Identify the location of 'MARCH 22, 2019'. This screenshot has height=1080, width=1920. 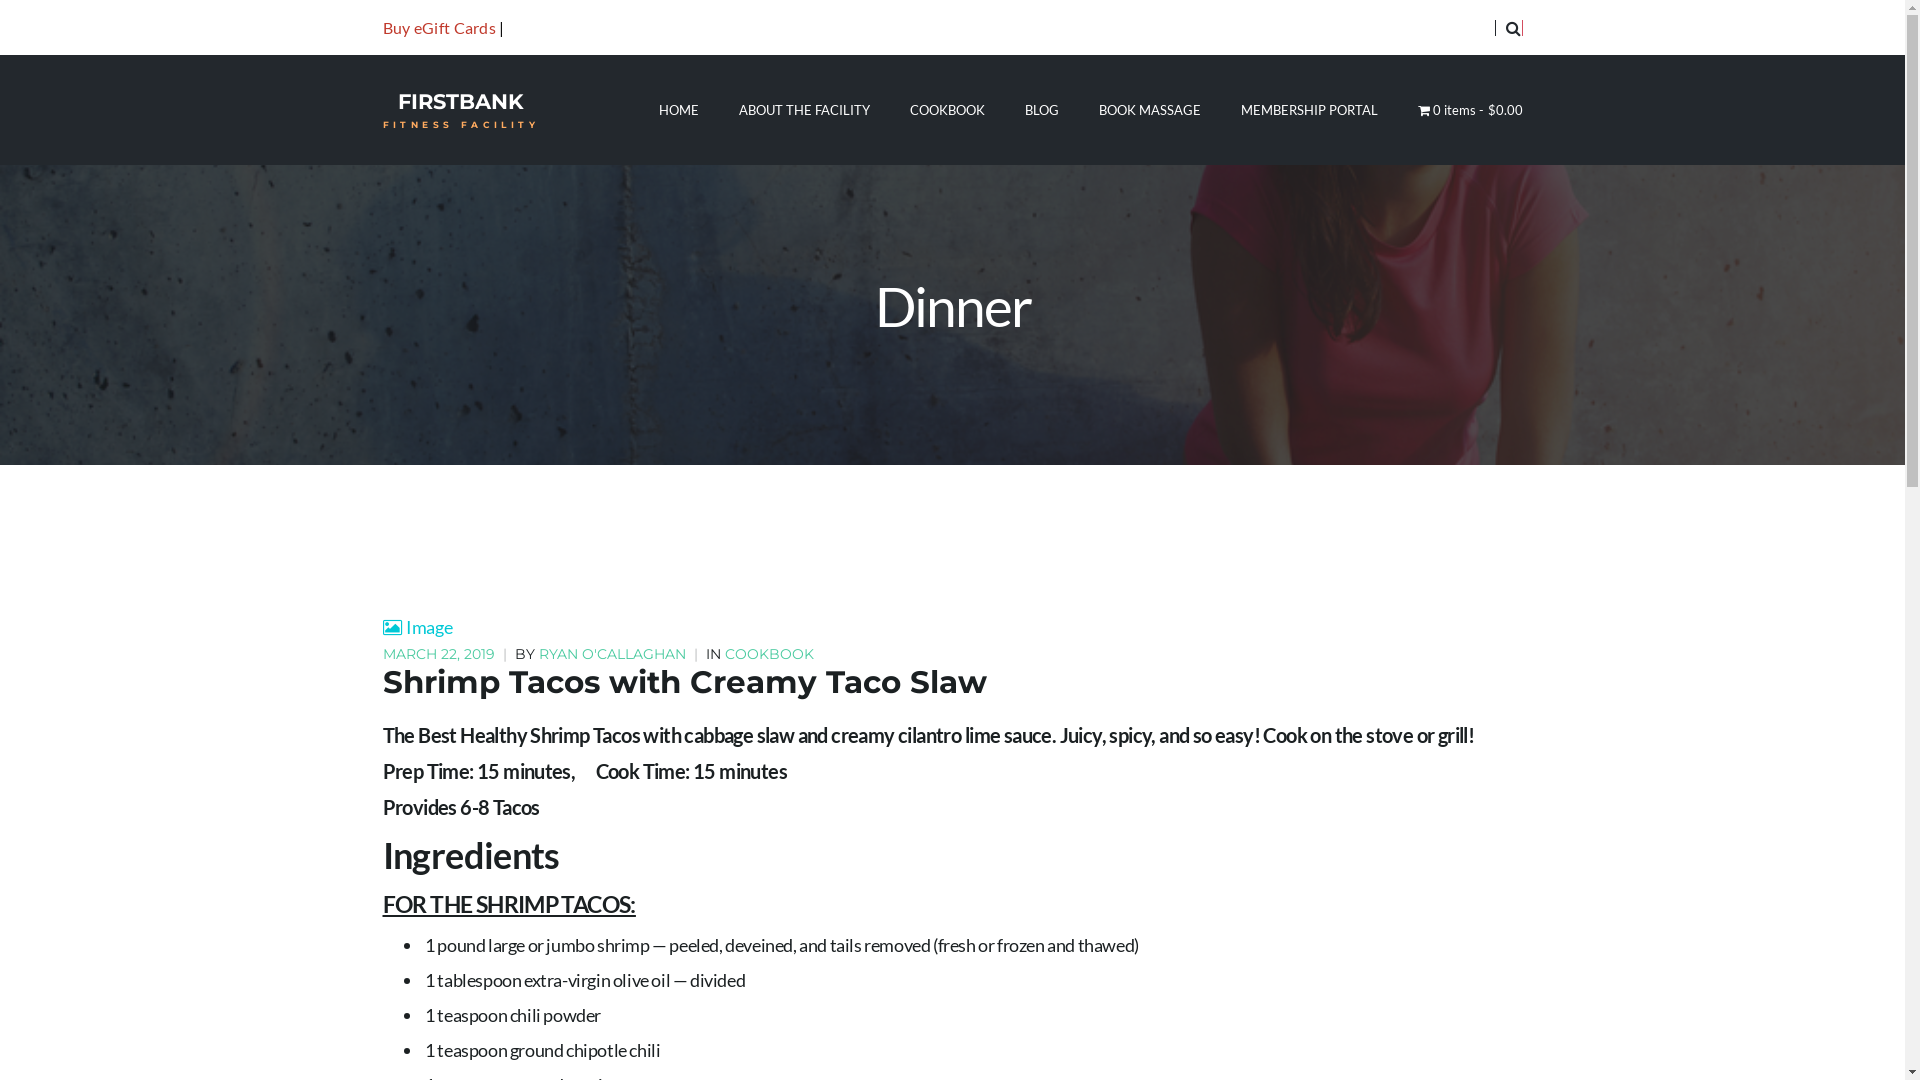
(439, 654).